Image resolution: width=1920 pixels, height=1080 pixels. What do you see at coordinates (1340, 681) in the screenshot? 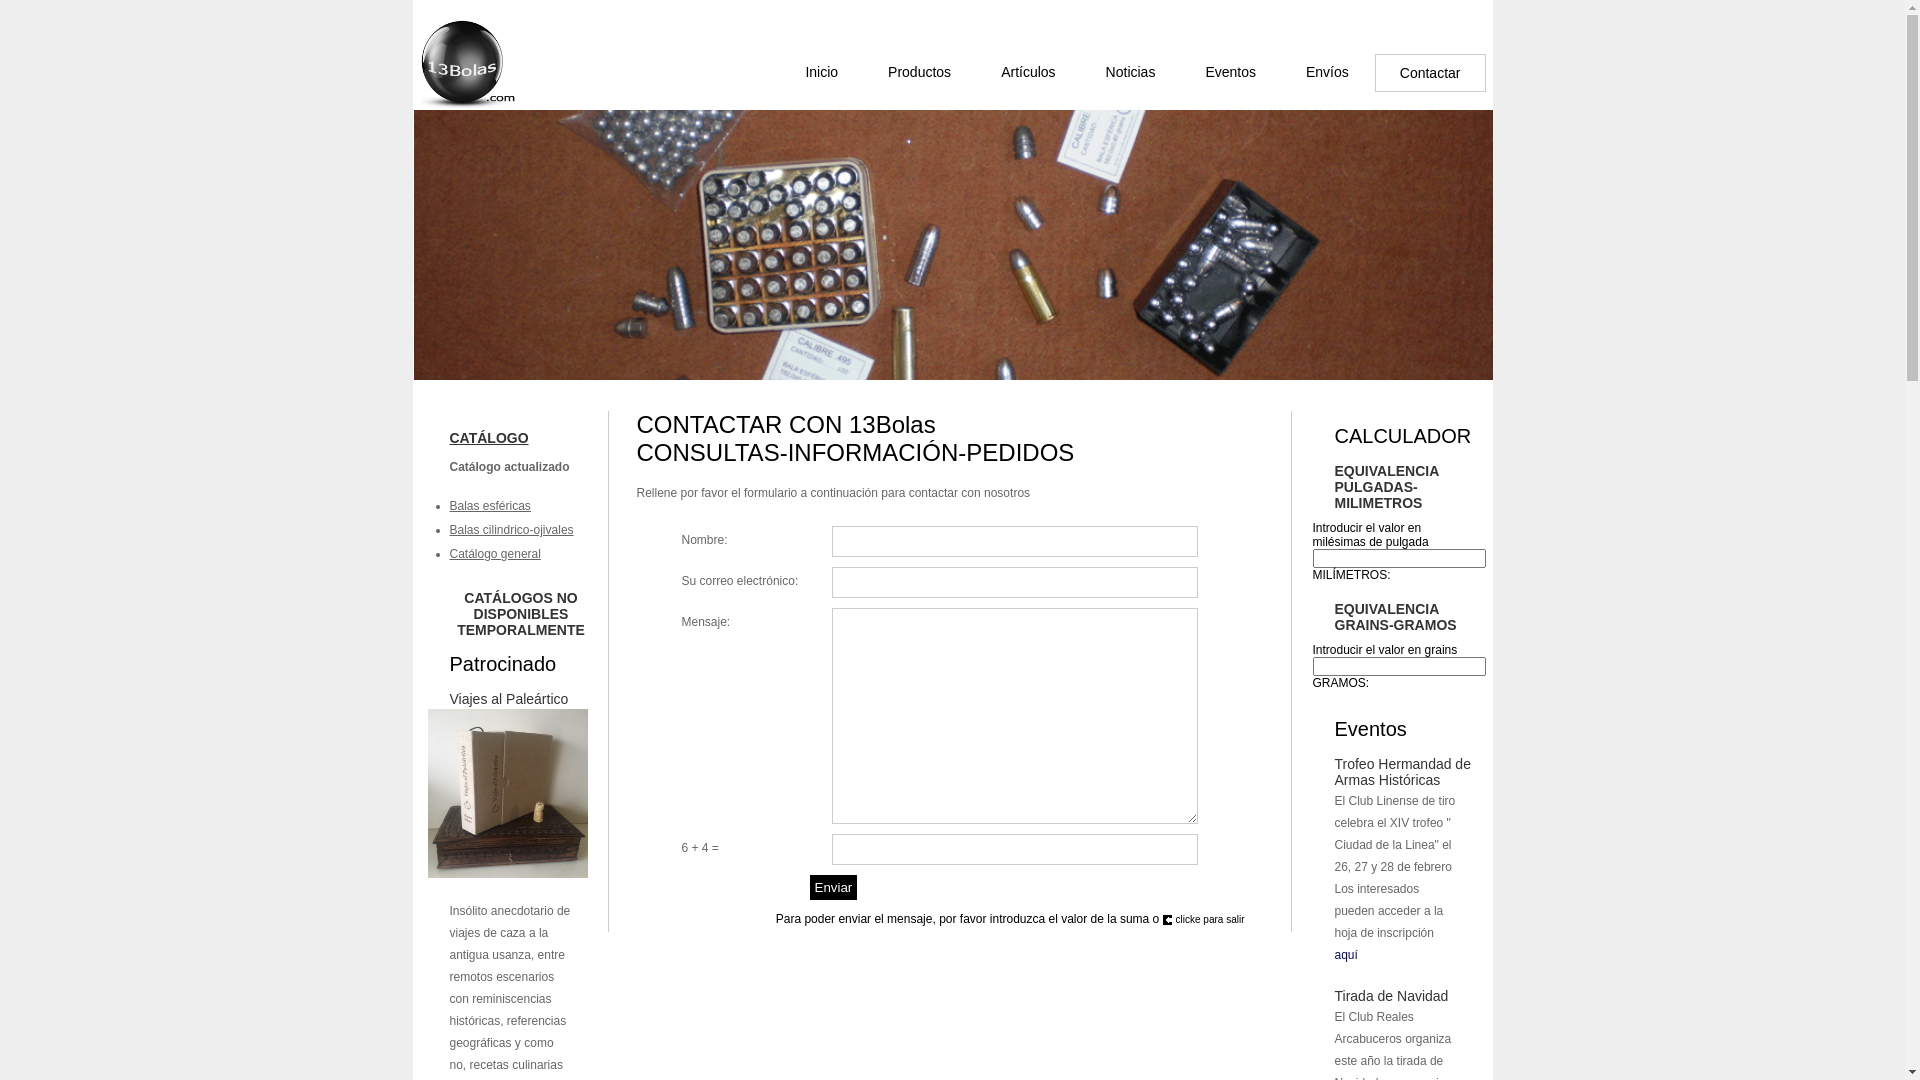
I see `'GRAMOS:'` at bounding box center [1340, 681].